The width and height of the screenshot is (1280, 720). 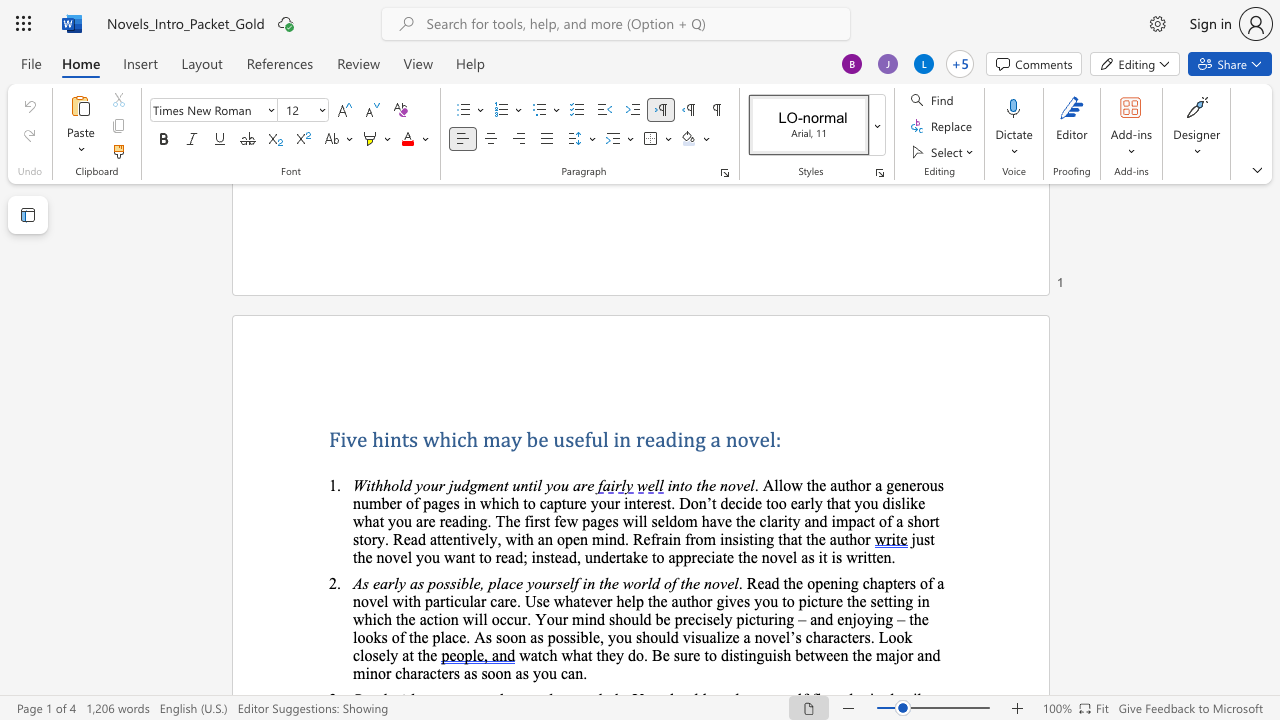 What do you see at coordinates (742, 485) in the screenshot?
I see `the space between the continuous character "v" and "e" in the text` at bounding box center [742, 485].